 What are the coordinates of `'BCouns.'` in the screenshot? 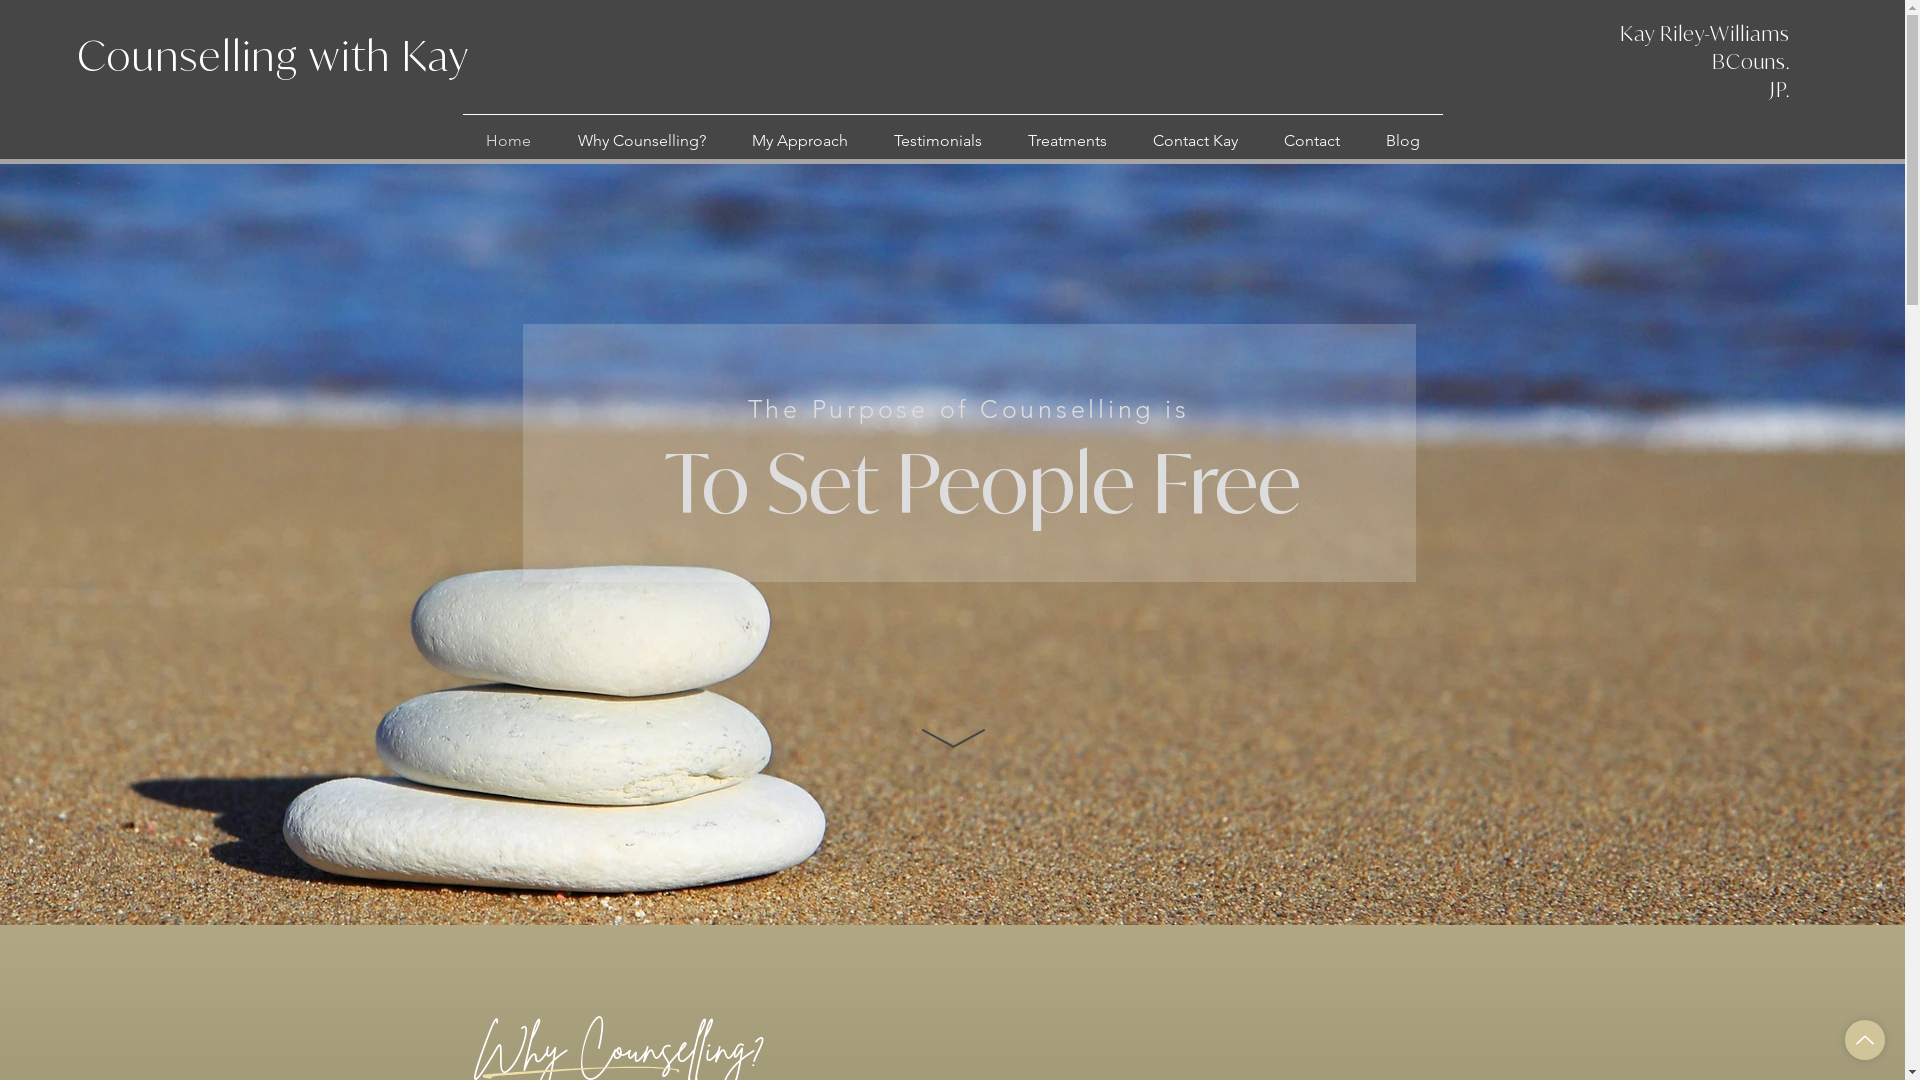 It's located at (1750, 60).